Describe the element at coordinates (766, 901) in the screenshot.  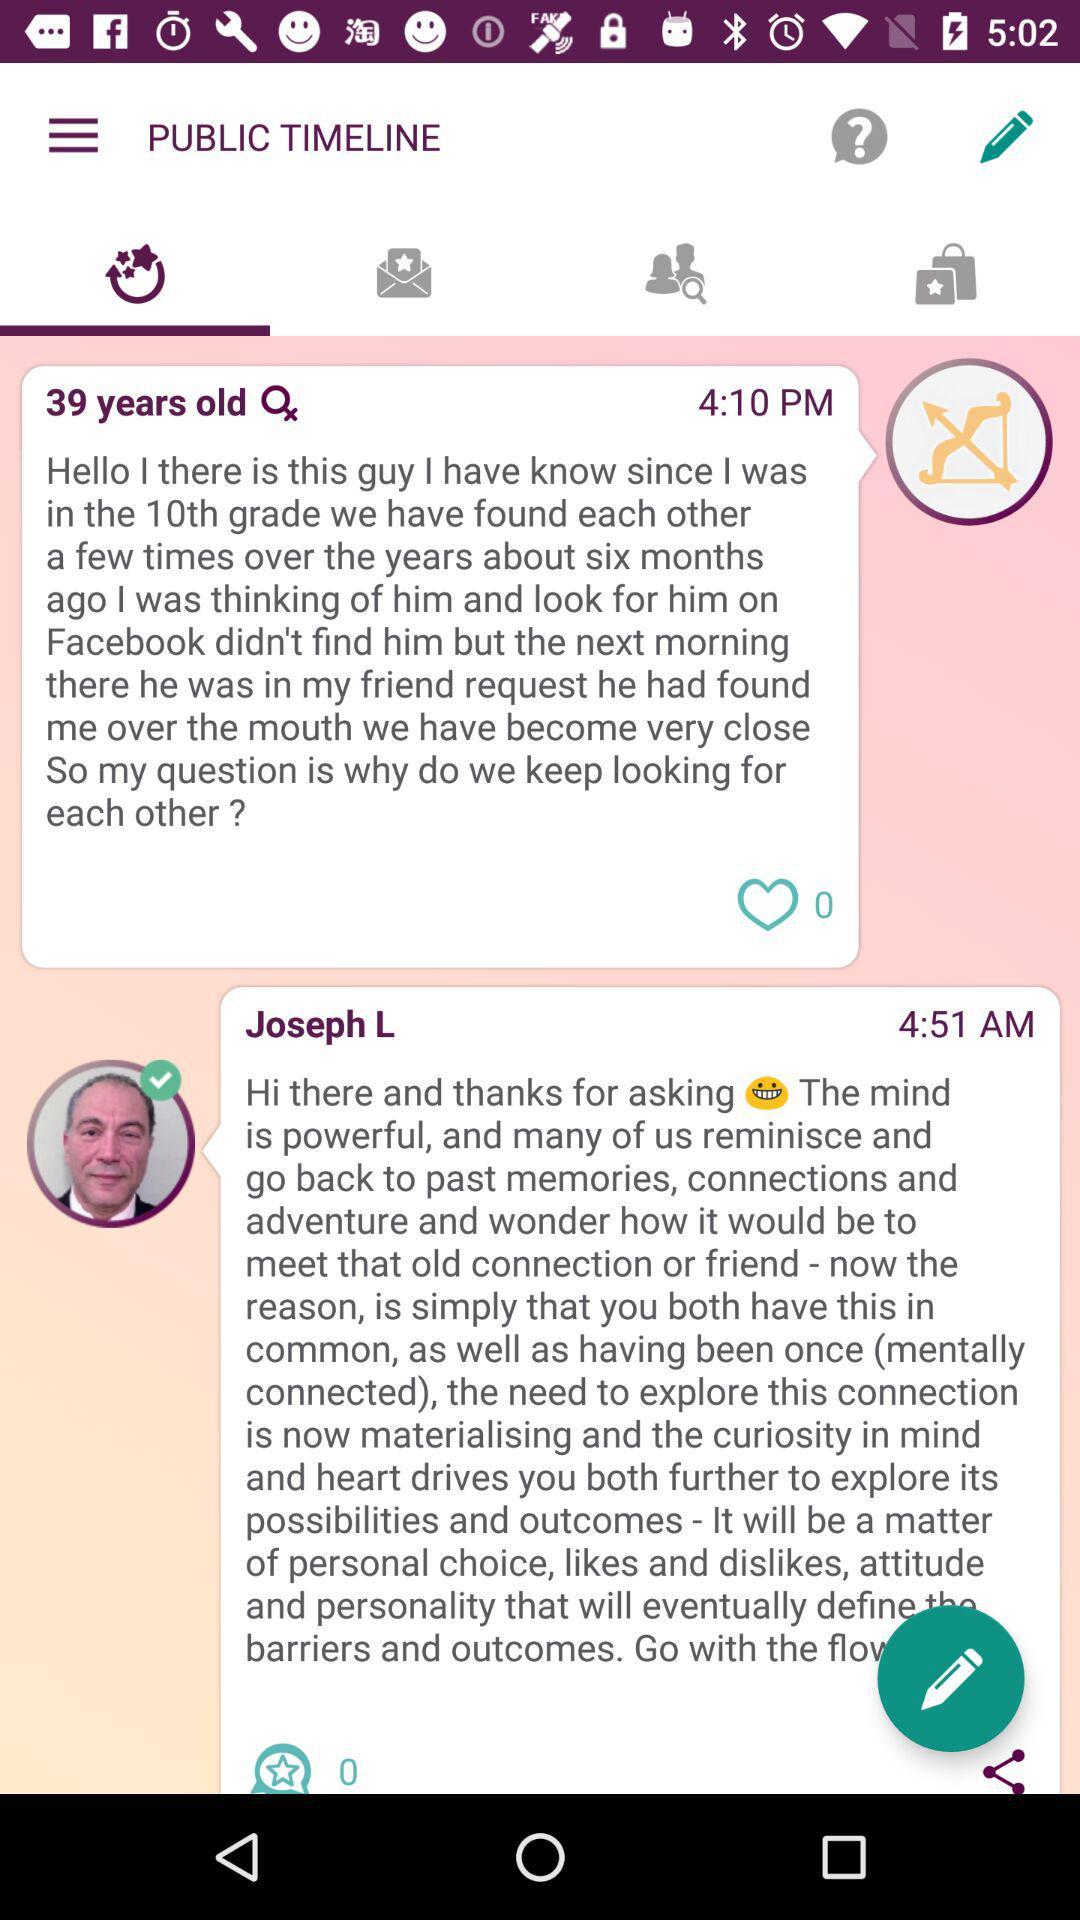
I see `love message` at that location.